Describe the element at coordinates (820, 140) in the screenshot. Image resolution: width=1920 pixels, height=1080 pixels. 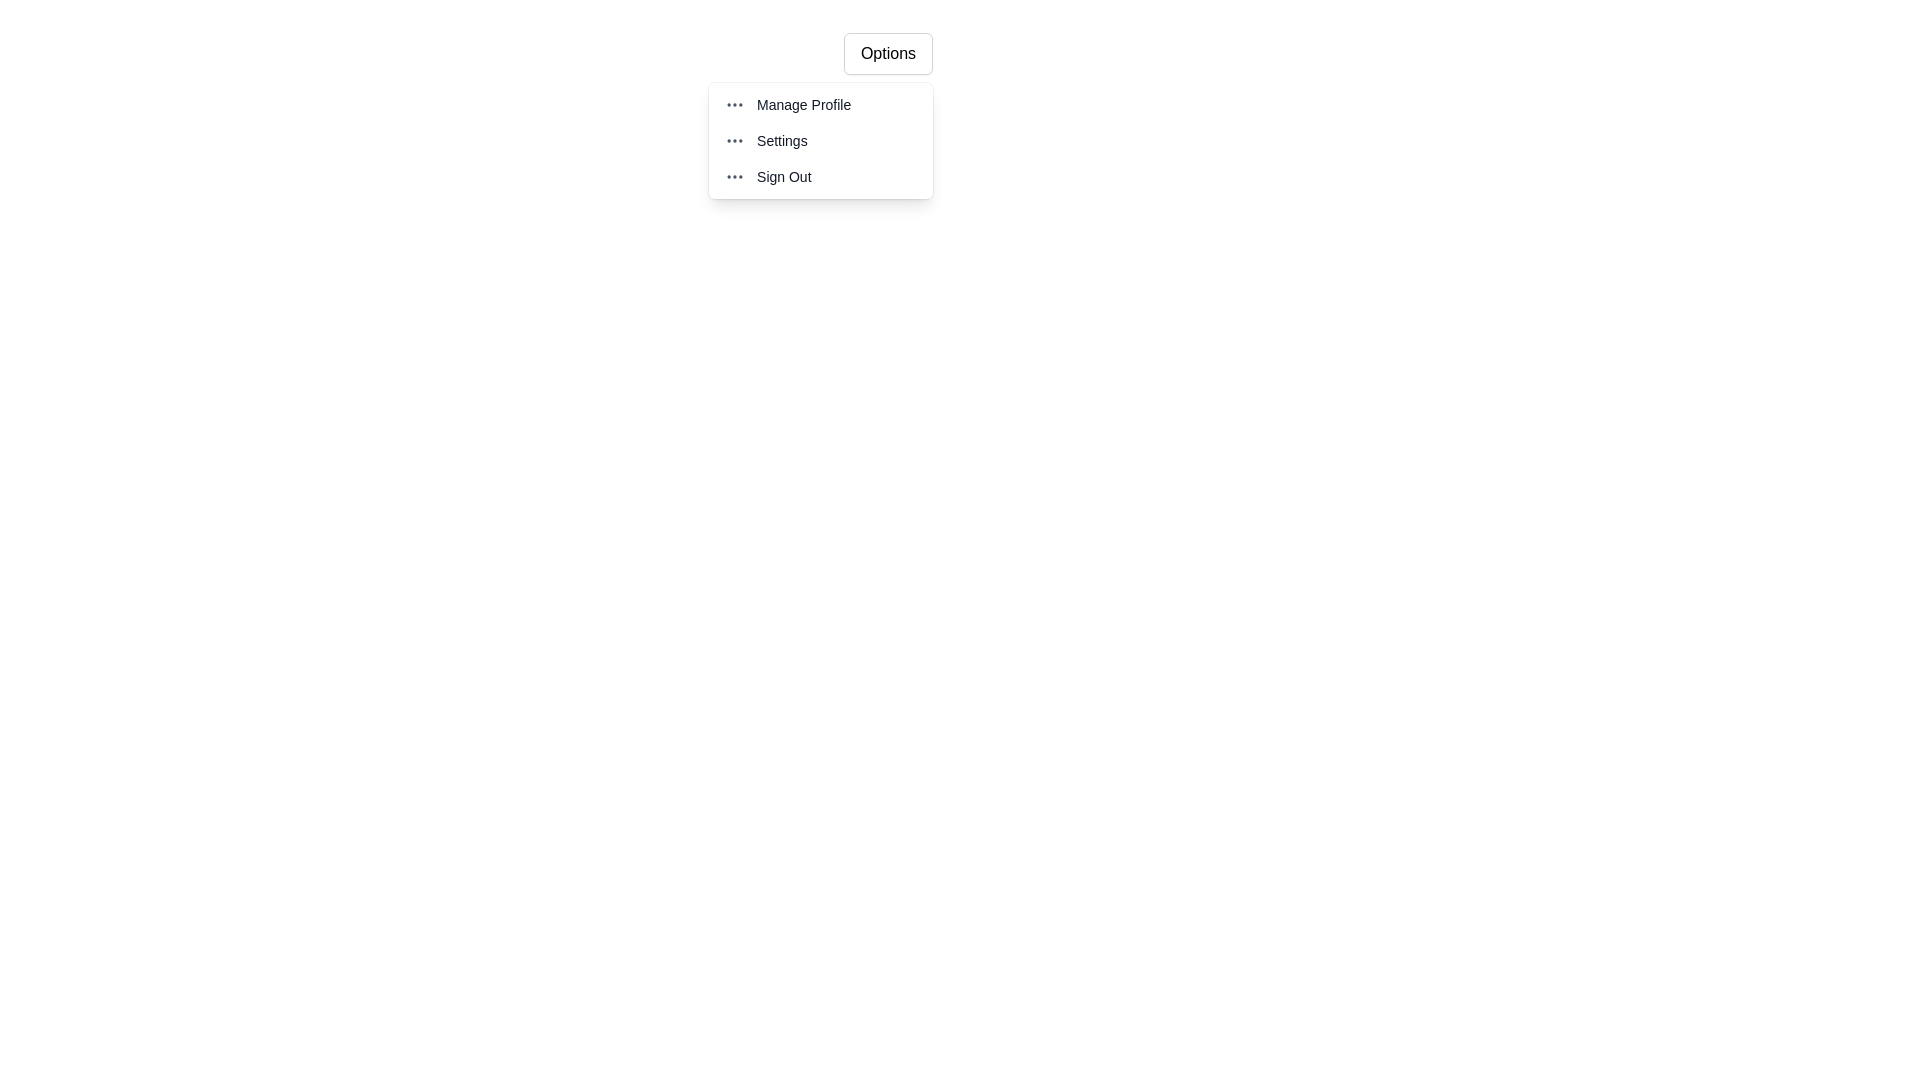
I see `the second option in the dropdown menu labeled 'Settings', which is styled with a white background and rounded corners, located beneath the 'Options' button` at that location.